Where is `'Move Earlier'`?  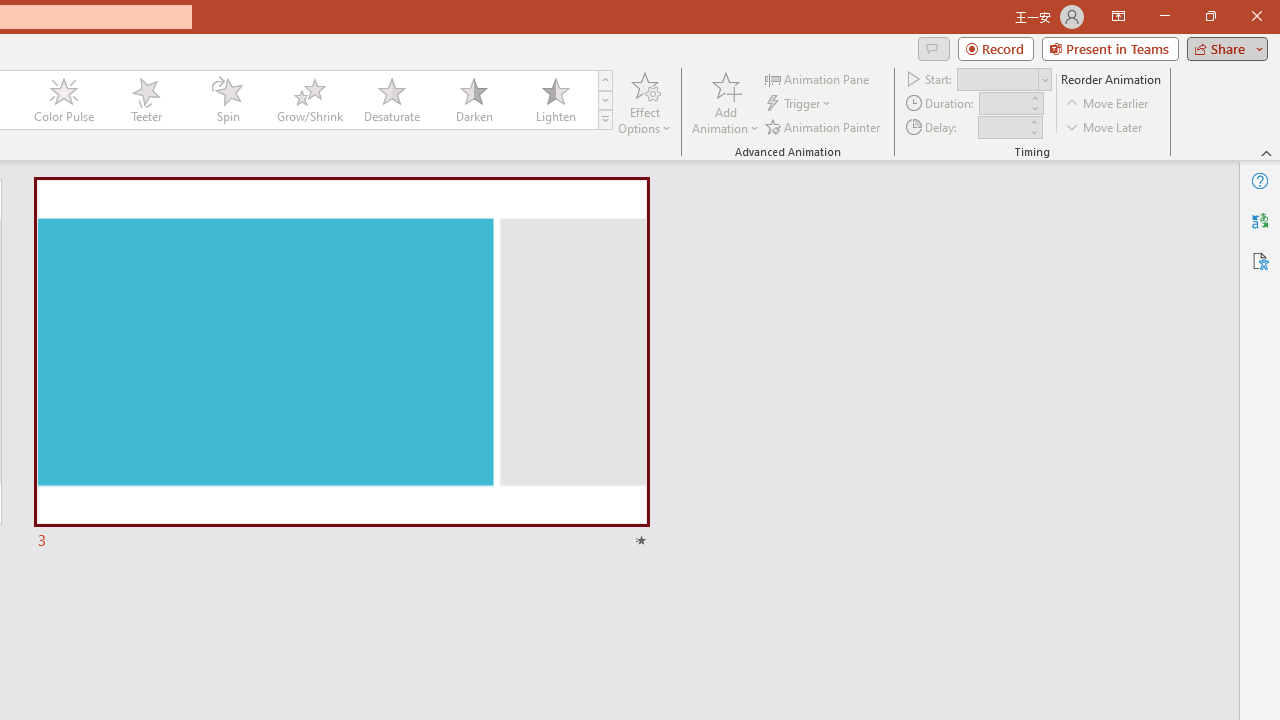 'Move Earlier' is located at coordinates (1106, 103).